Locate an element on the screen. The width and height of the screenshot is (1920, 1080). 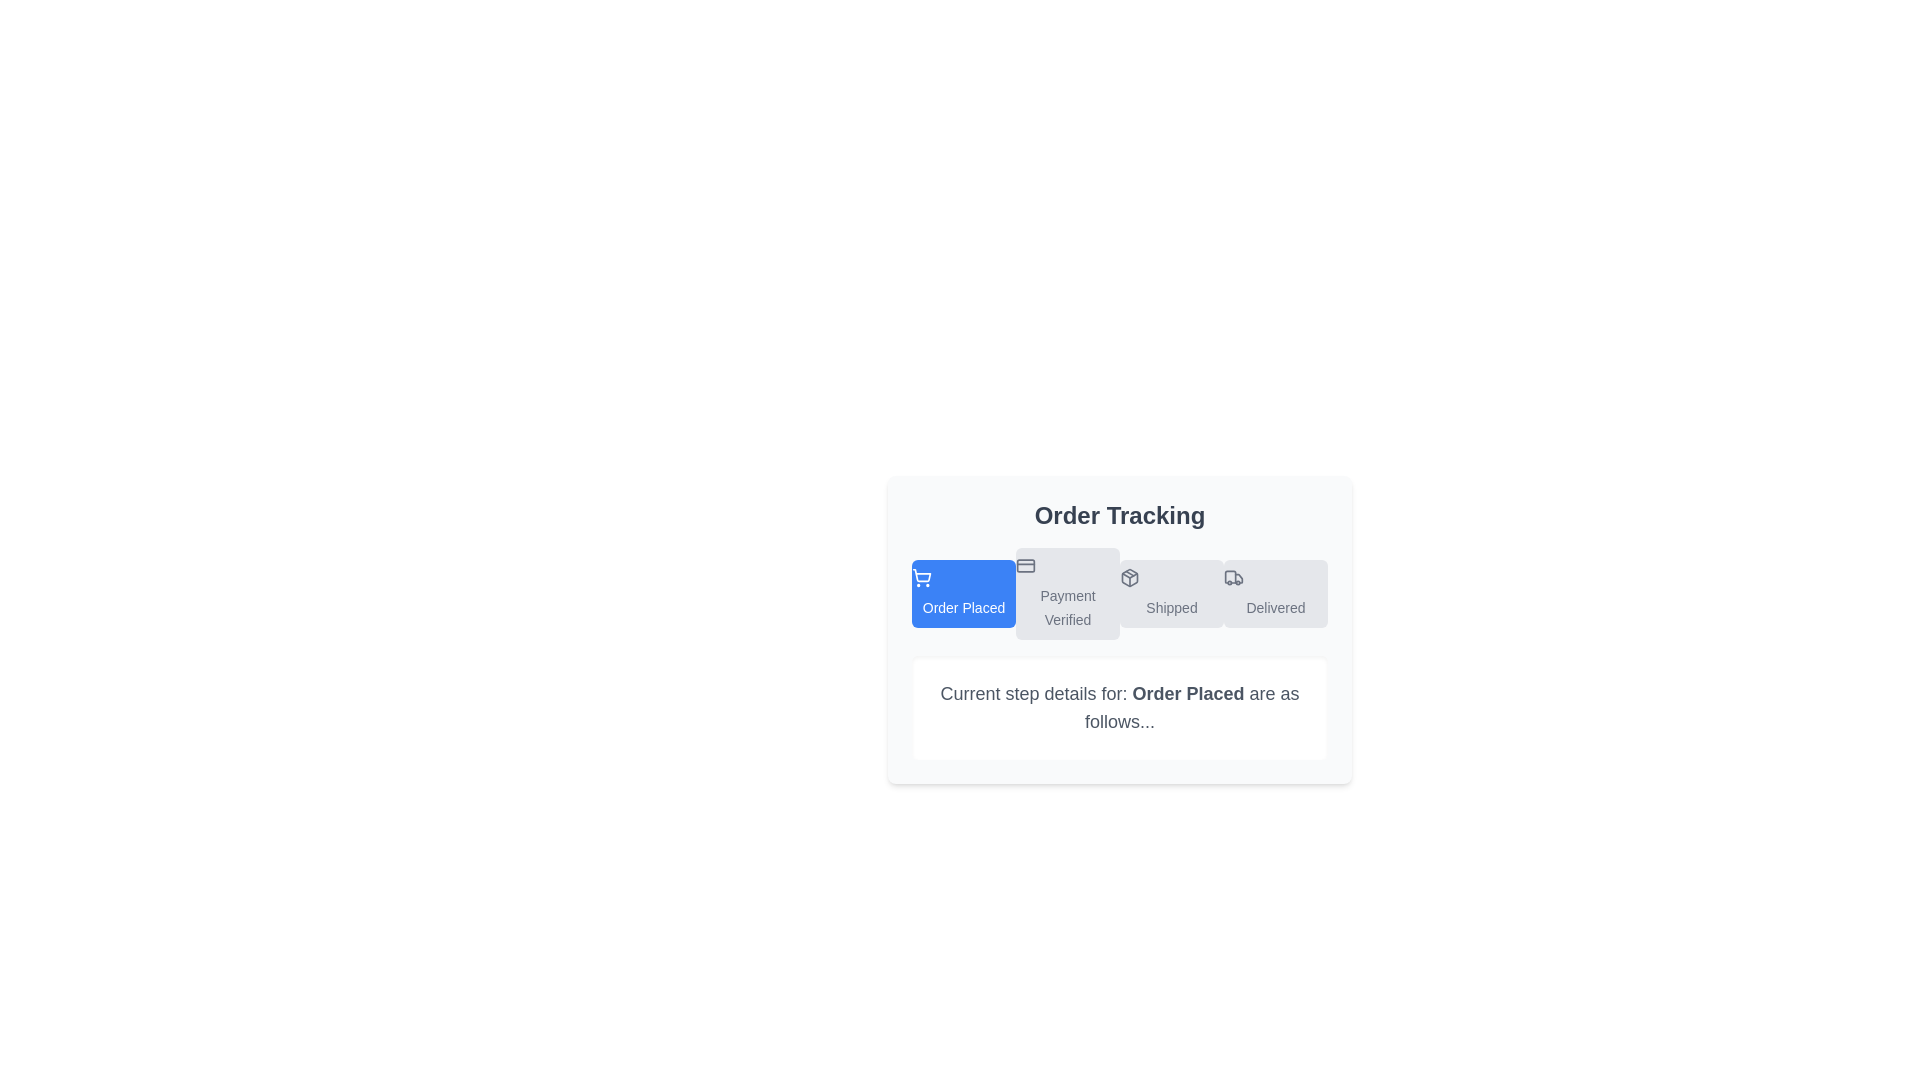
the 'Order Placed' button-like indicator with a blue background and a shopping cart icon on the left to interact further is located at coordinates (964, 593).